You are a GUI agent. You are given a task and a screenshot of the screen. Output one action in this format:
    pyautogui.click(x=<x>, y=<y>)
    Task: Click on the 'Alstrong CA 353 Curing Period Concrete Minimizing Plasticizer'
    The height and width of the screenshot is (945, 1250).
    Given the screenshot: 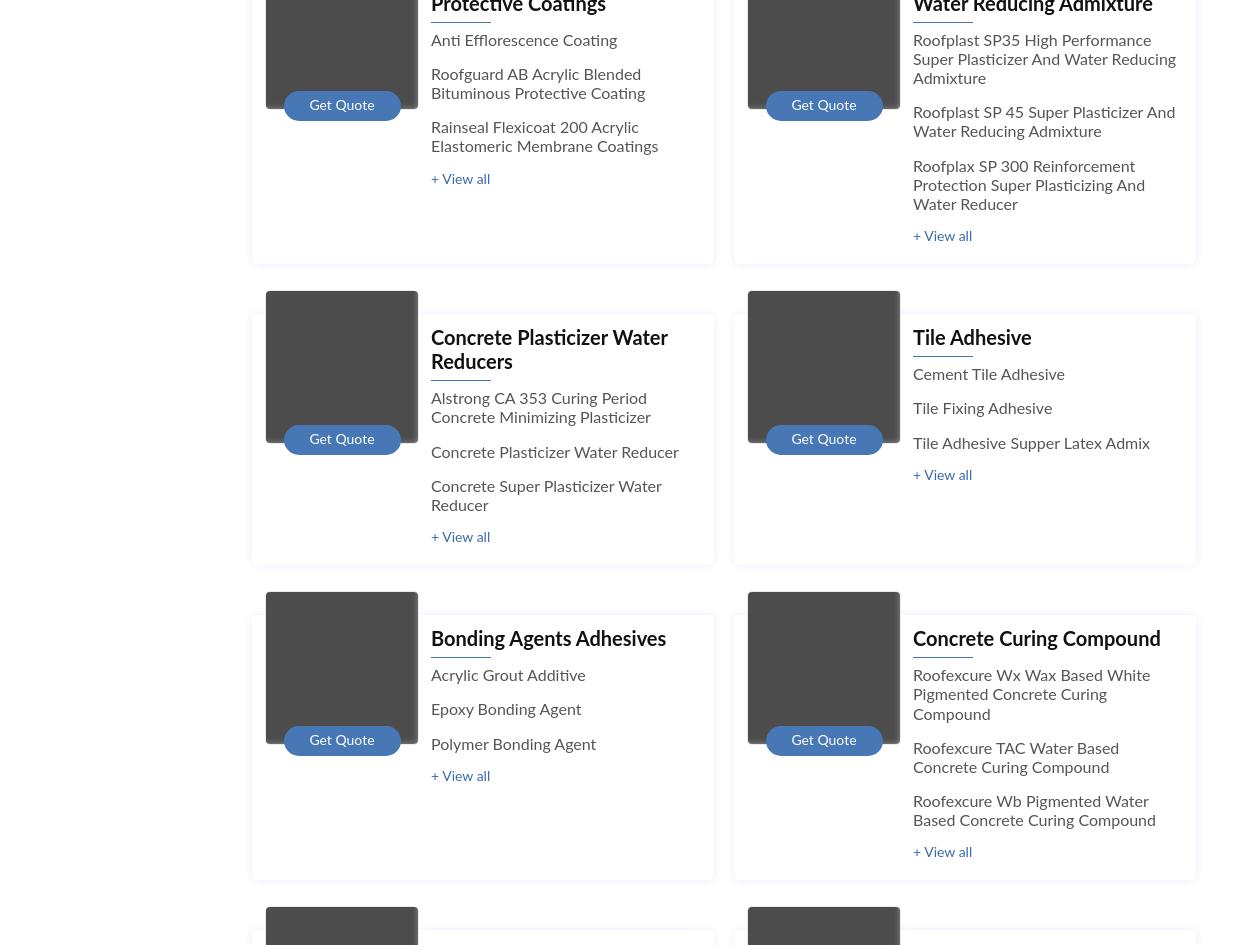 What is the action you would take?
    pyautogui.click(x=431, y=408)
    